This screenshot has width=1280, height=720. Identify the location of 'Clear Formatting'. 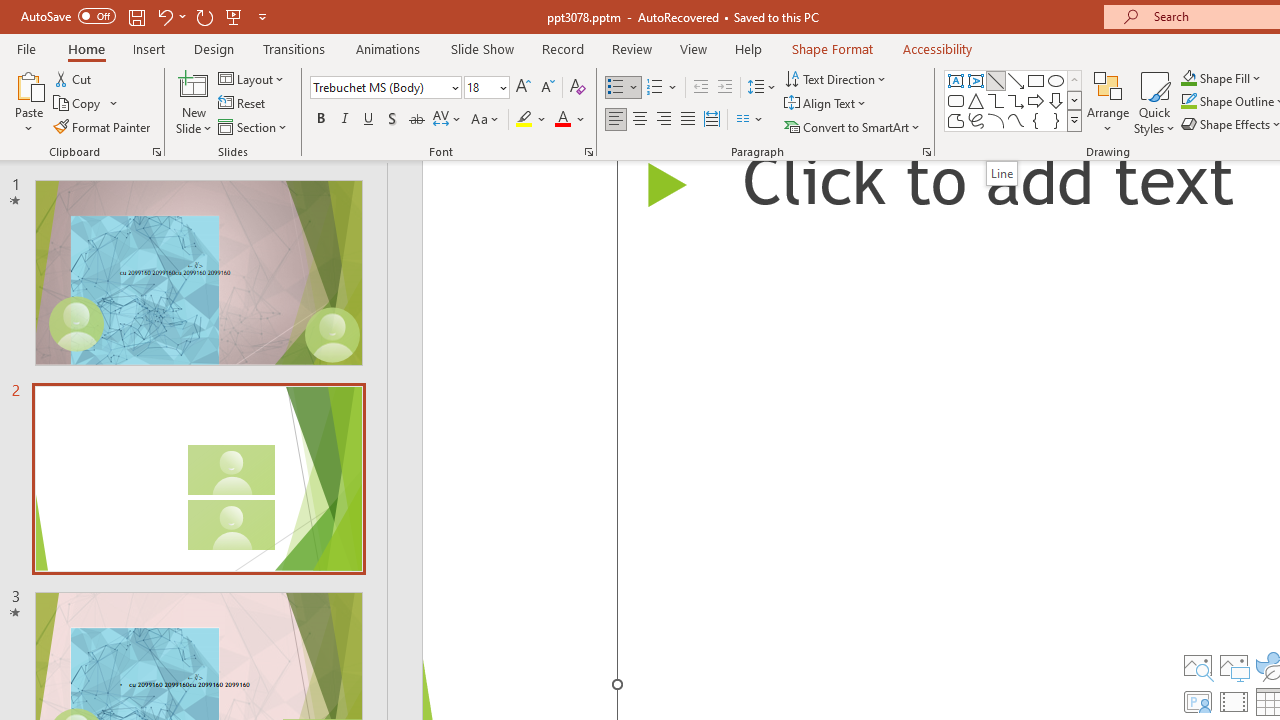
(576, 86).